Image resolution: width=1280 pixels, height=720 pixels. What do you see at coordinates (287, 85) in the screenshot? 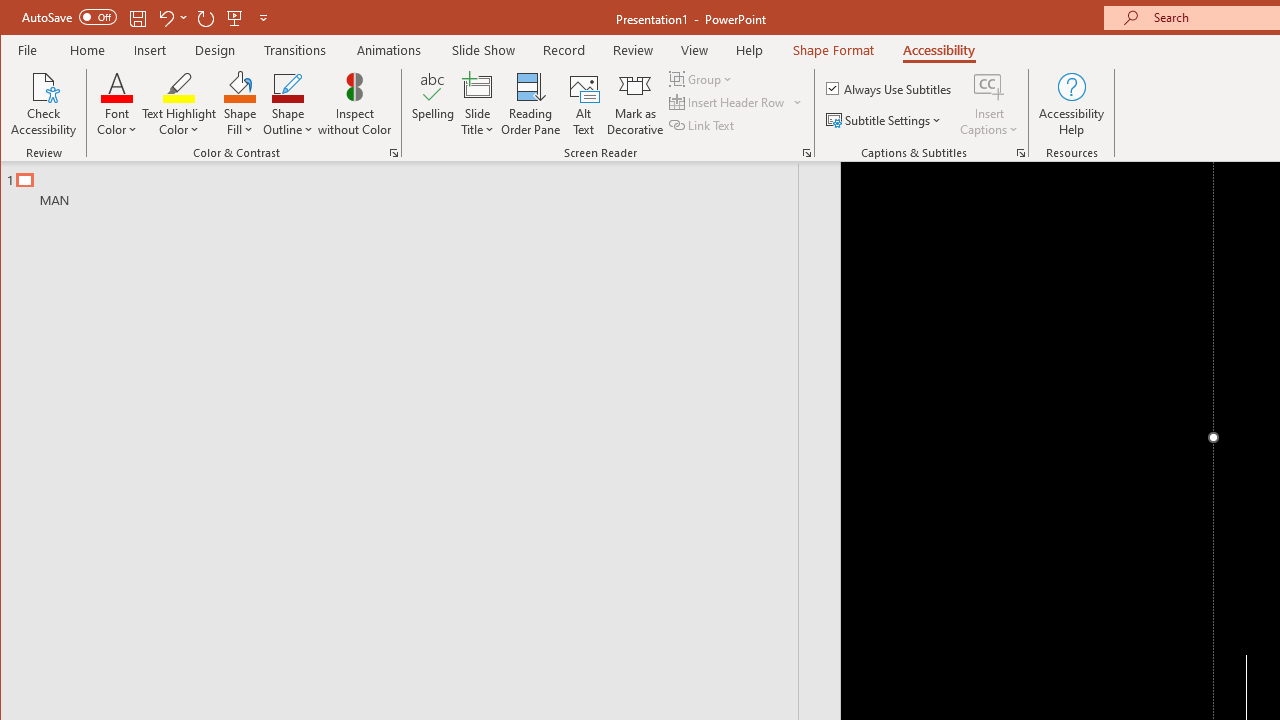
I see `'Shape Outline Blue, Accent 1'` at bounding box center [287, 85].